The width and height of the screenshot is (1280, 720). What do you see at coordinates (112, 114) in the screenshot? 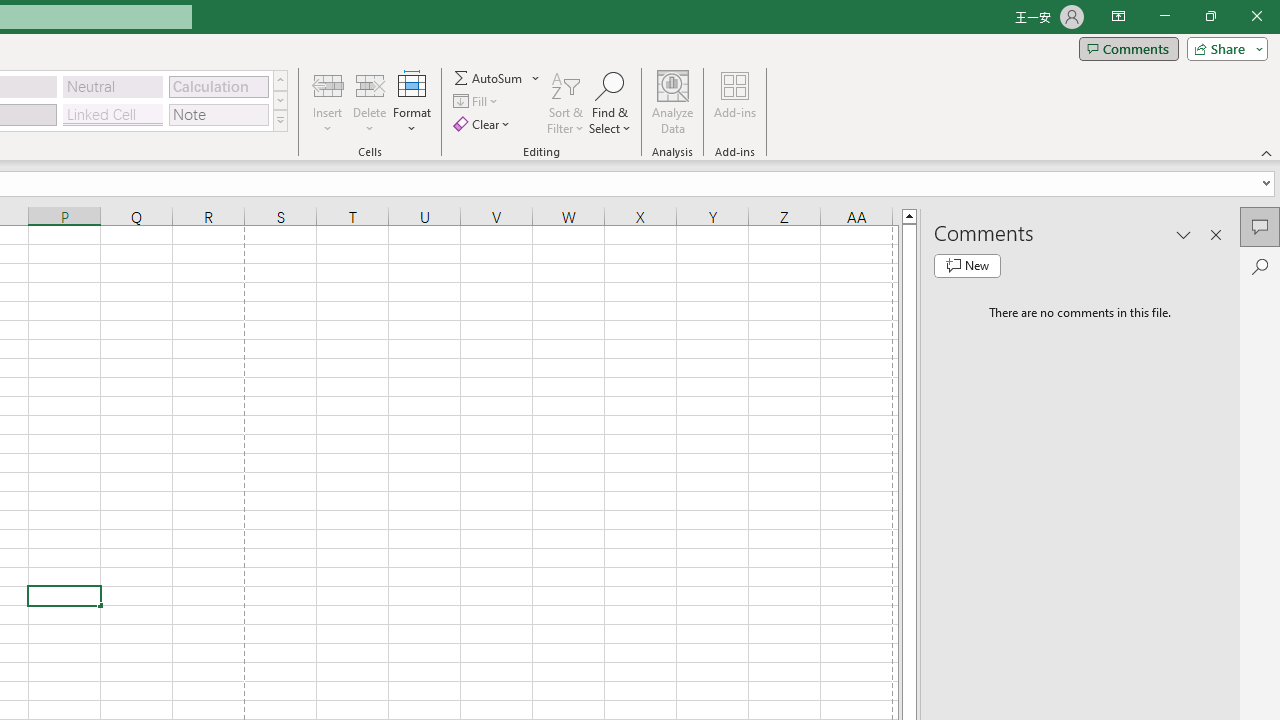
I see `'Linked Cell'` at bounding box center [112, 114].